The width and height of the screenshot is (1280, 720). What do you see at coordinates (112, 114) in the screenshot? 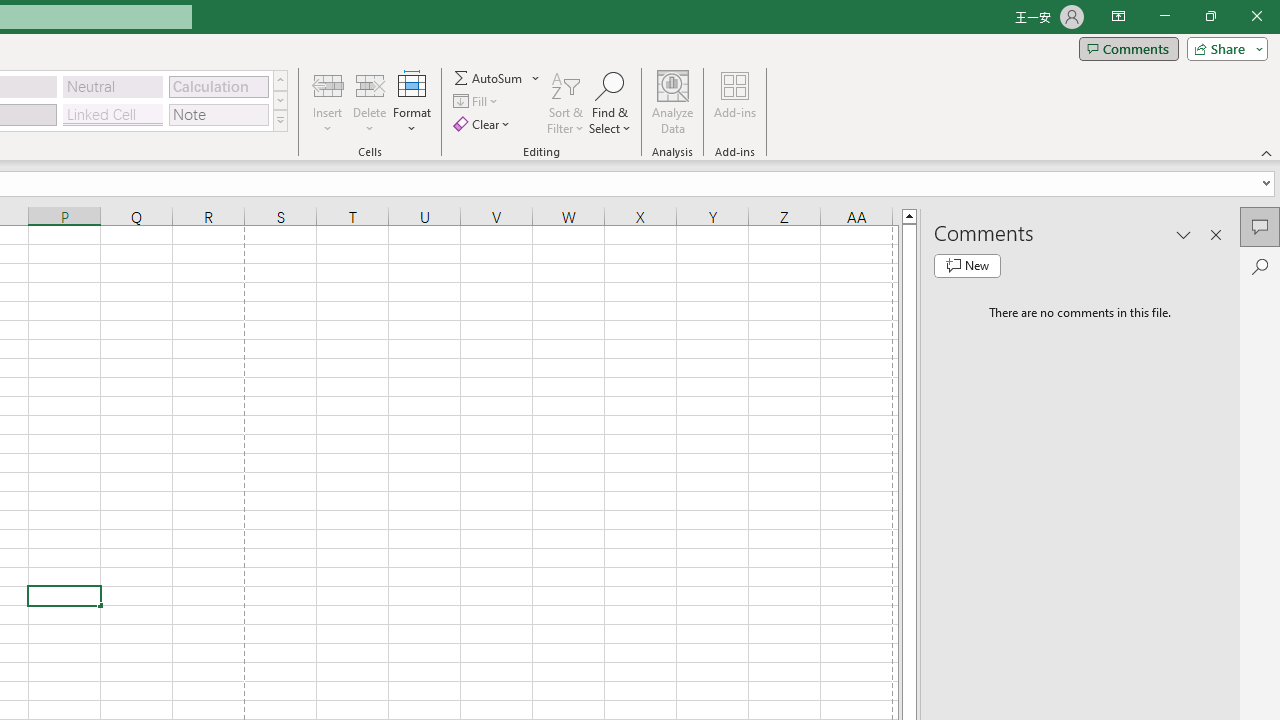
I see `'Linked Cell'` at bounding box center [112, 114].